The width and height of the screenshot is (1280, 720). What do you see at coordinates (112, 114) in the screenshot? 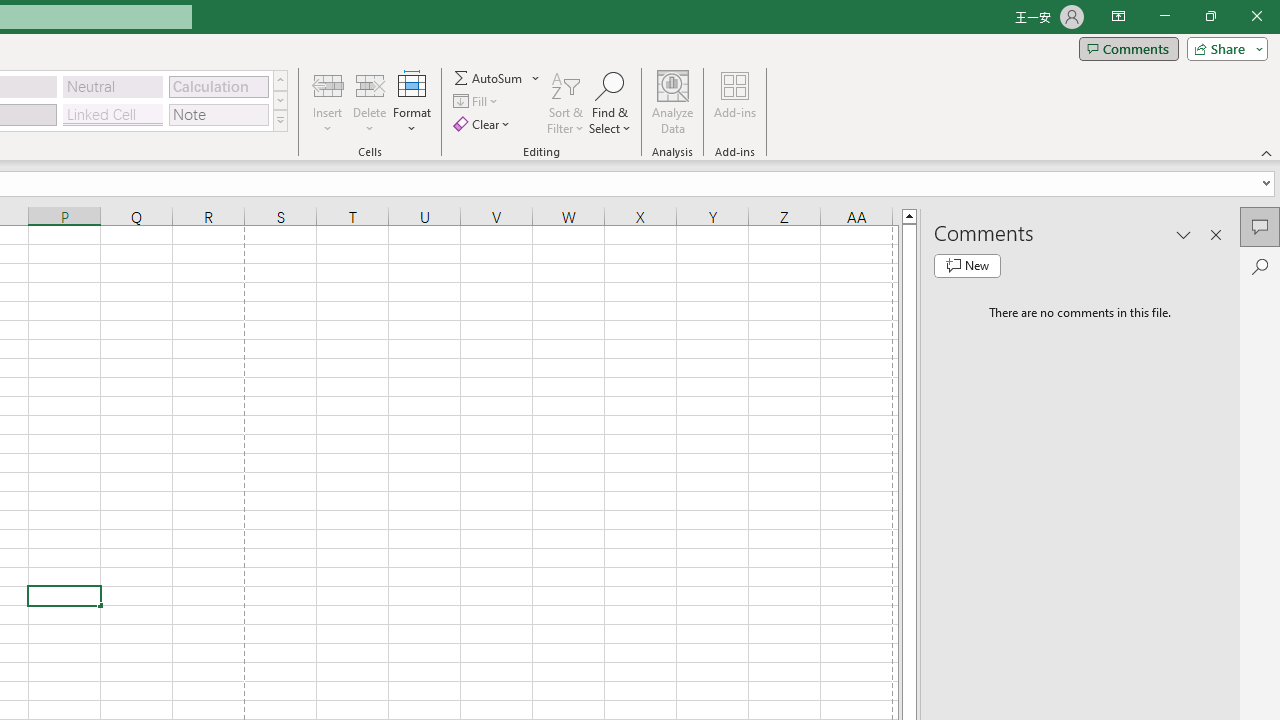
I see `'Linked Cell'` at bounding box center [112, 114].